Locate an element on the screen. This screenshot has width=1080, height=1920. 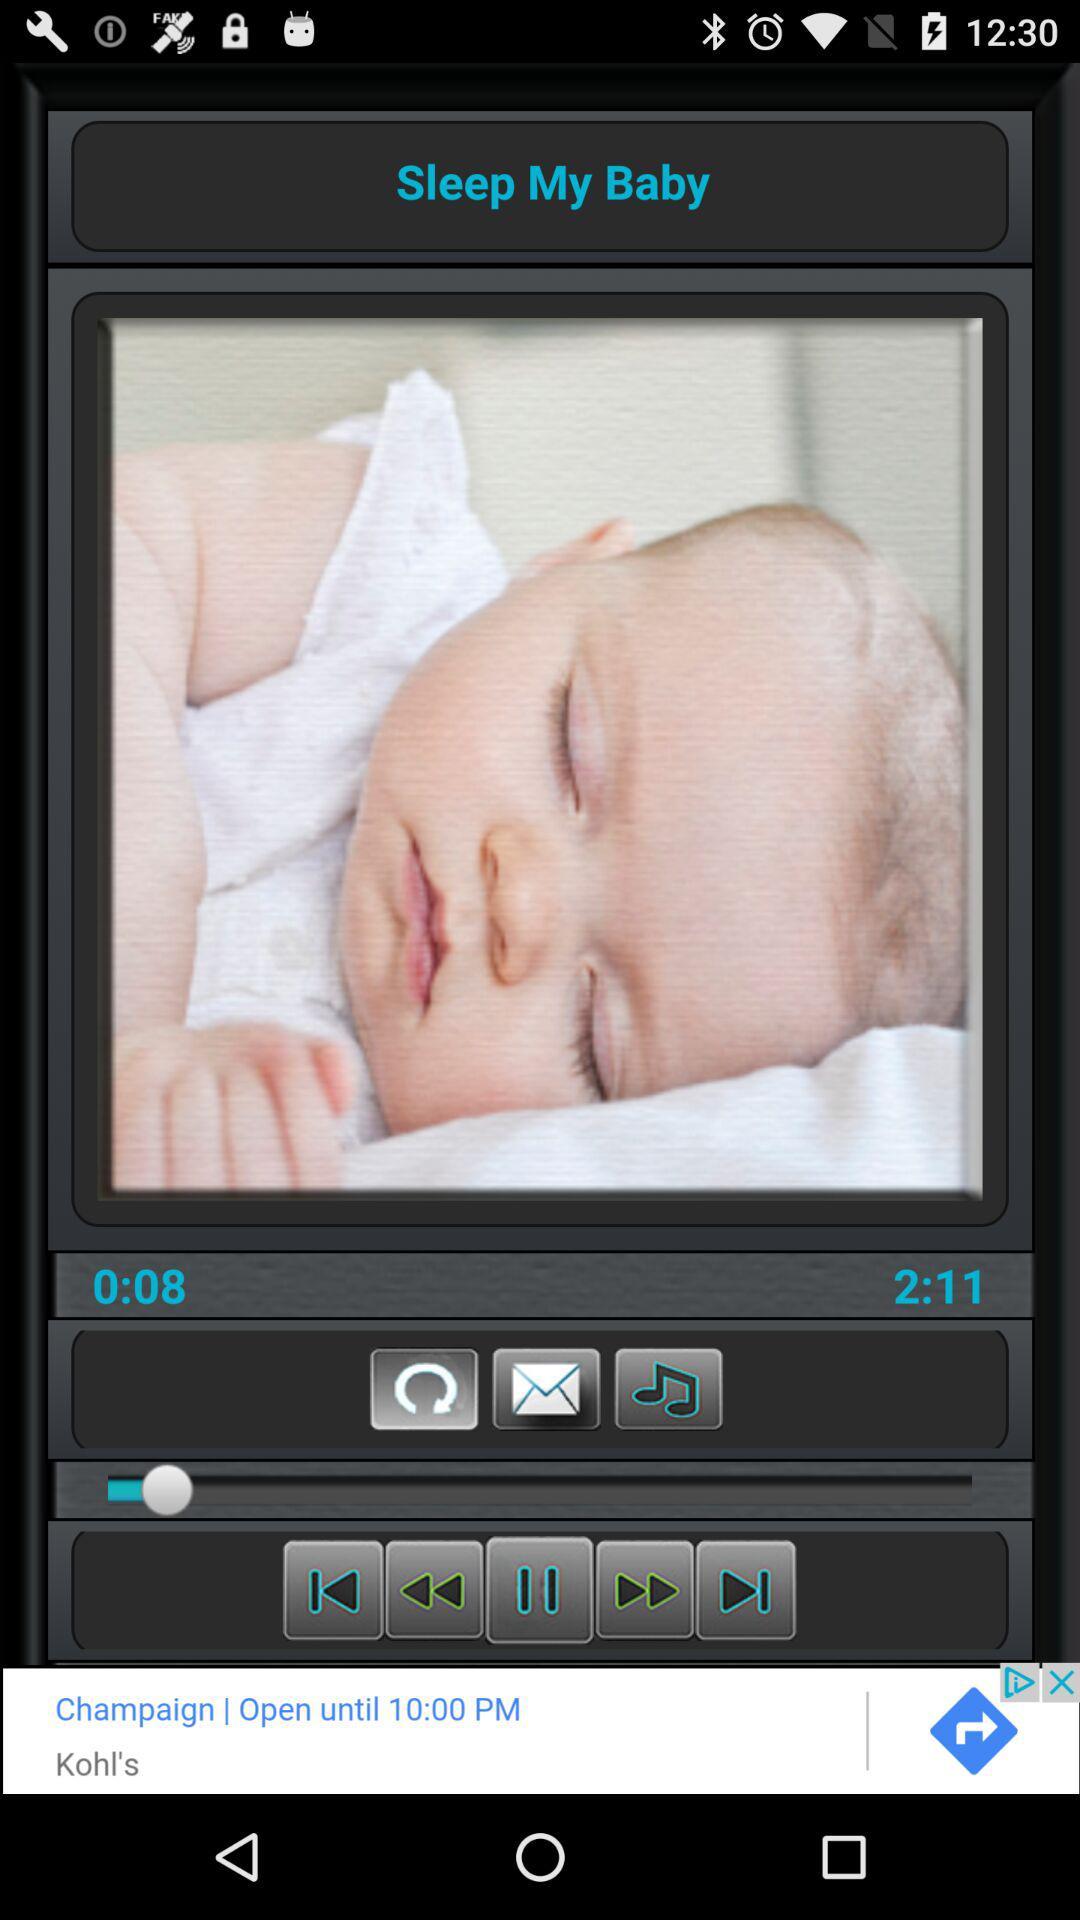
fast forward the given track is located at coordinates (644, 1589).